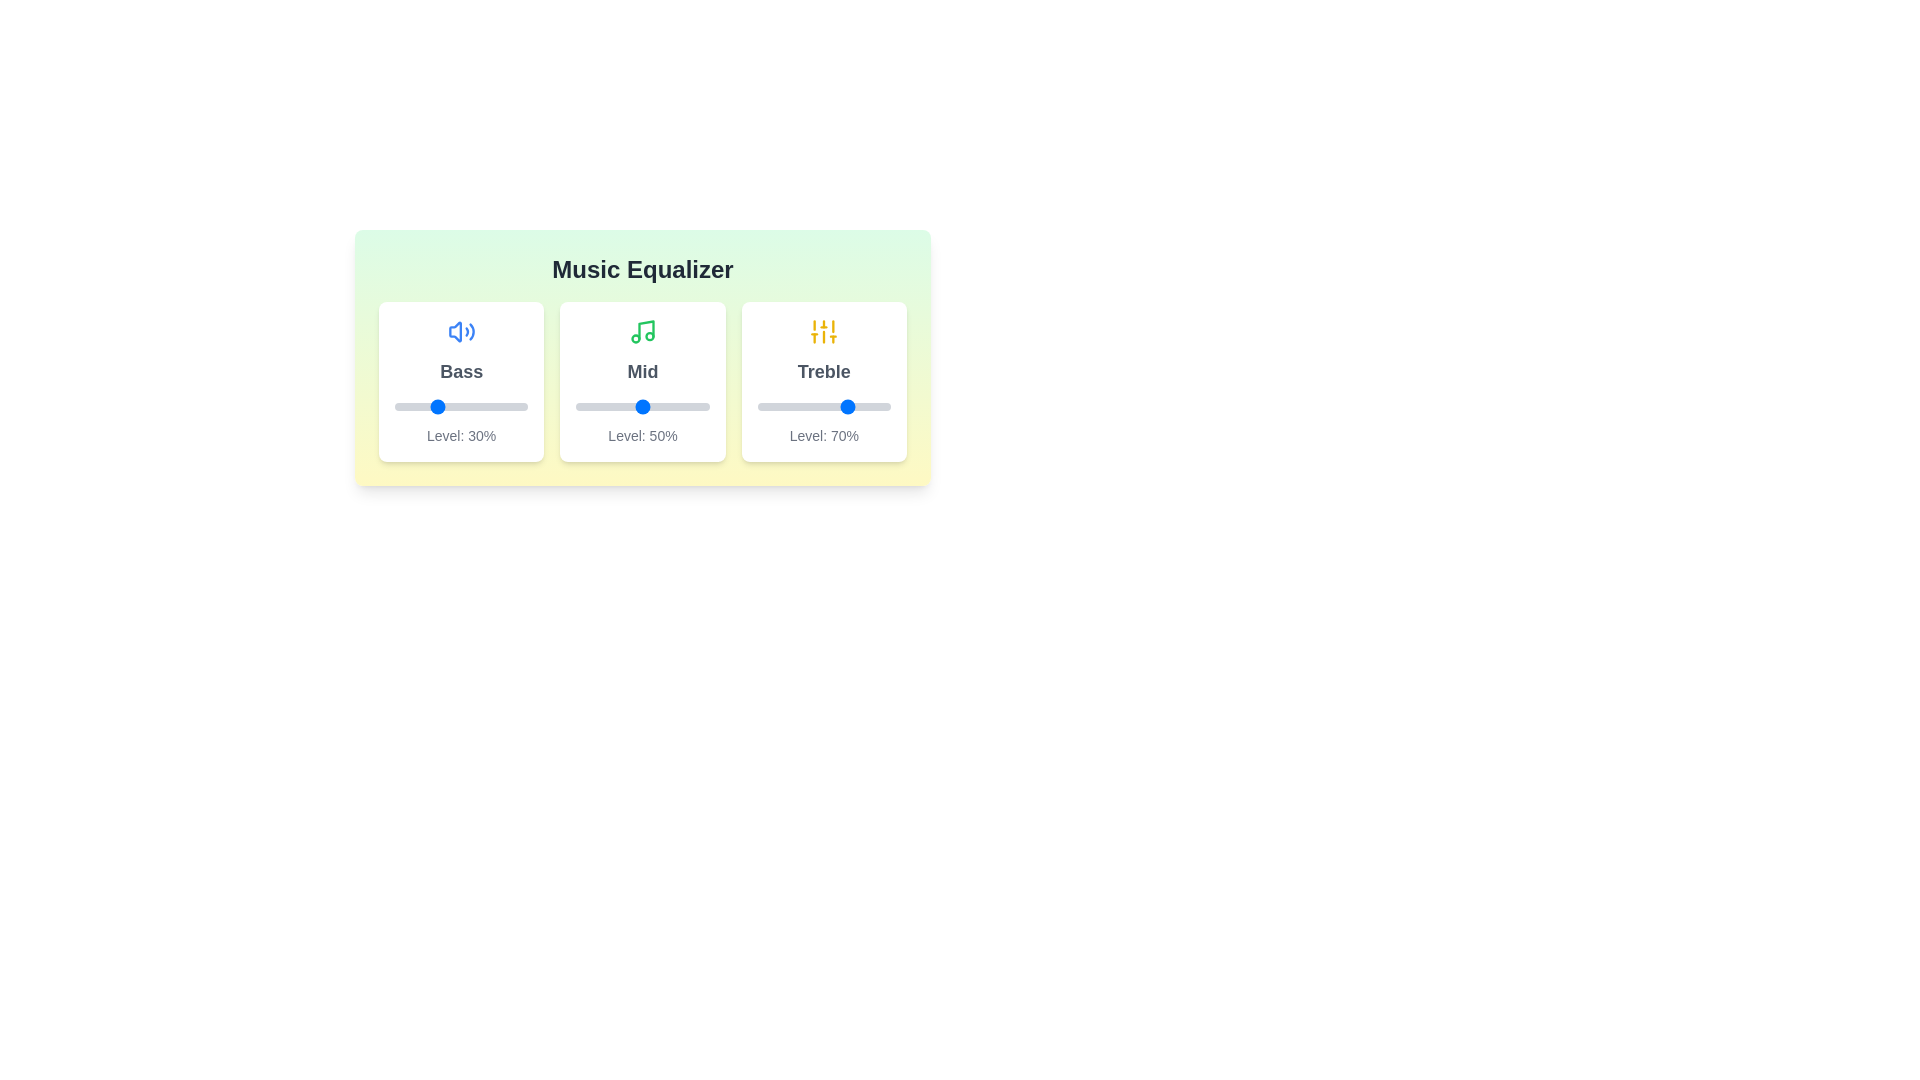  I want to click on the Treble slider to set its value to 94, so click(882, 406).